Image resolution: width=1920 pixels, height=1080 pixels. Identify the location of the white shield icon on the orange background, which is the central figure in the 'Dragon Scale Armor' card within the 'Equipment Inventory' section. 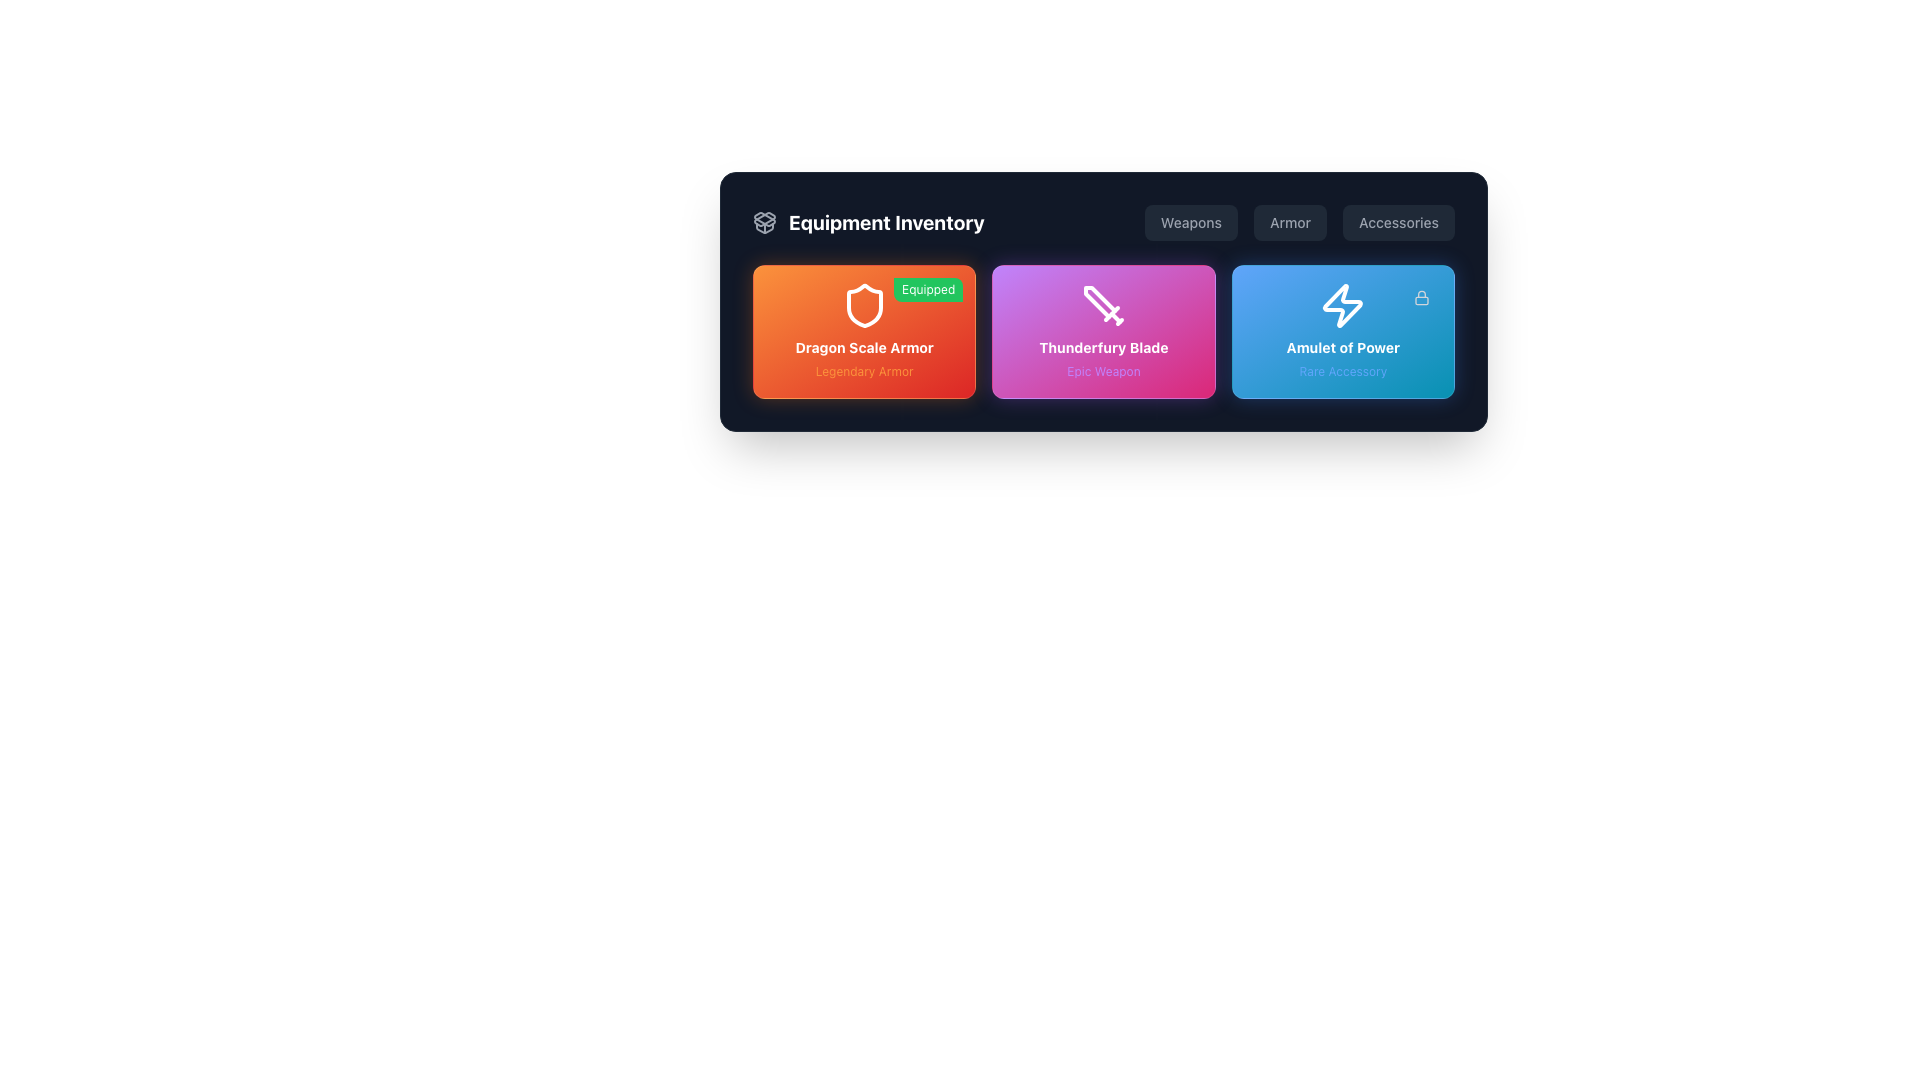
(864, 305).